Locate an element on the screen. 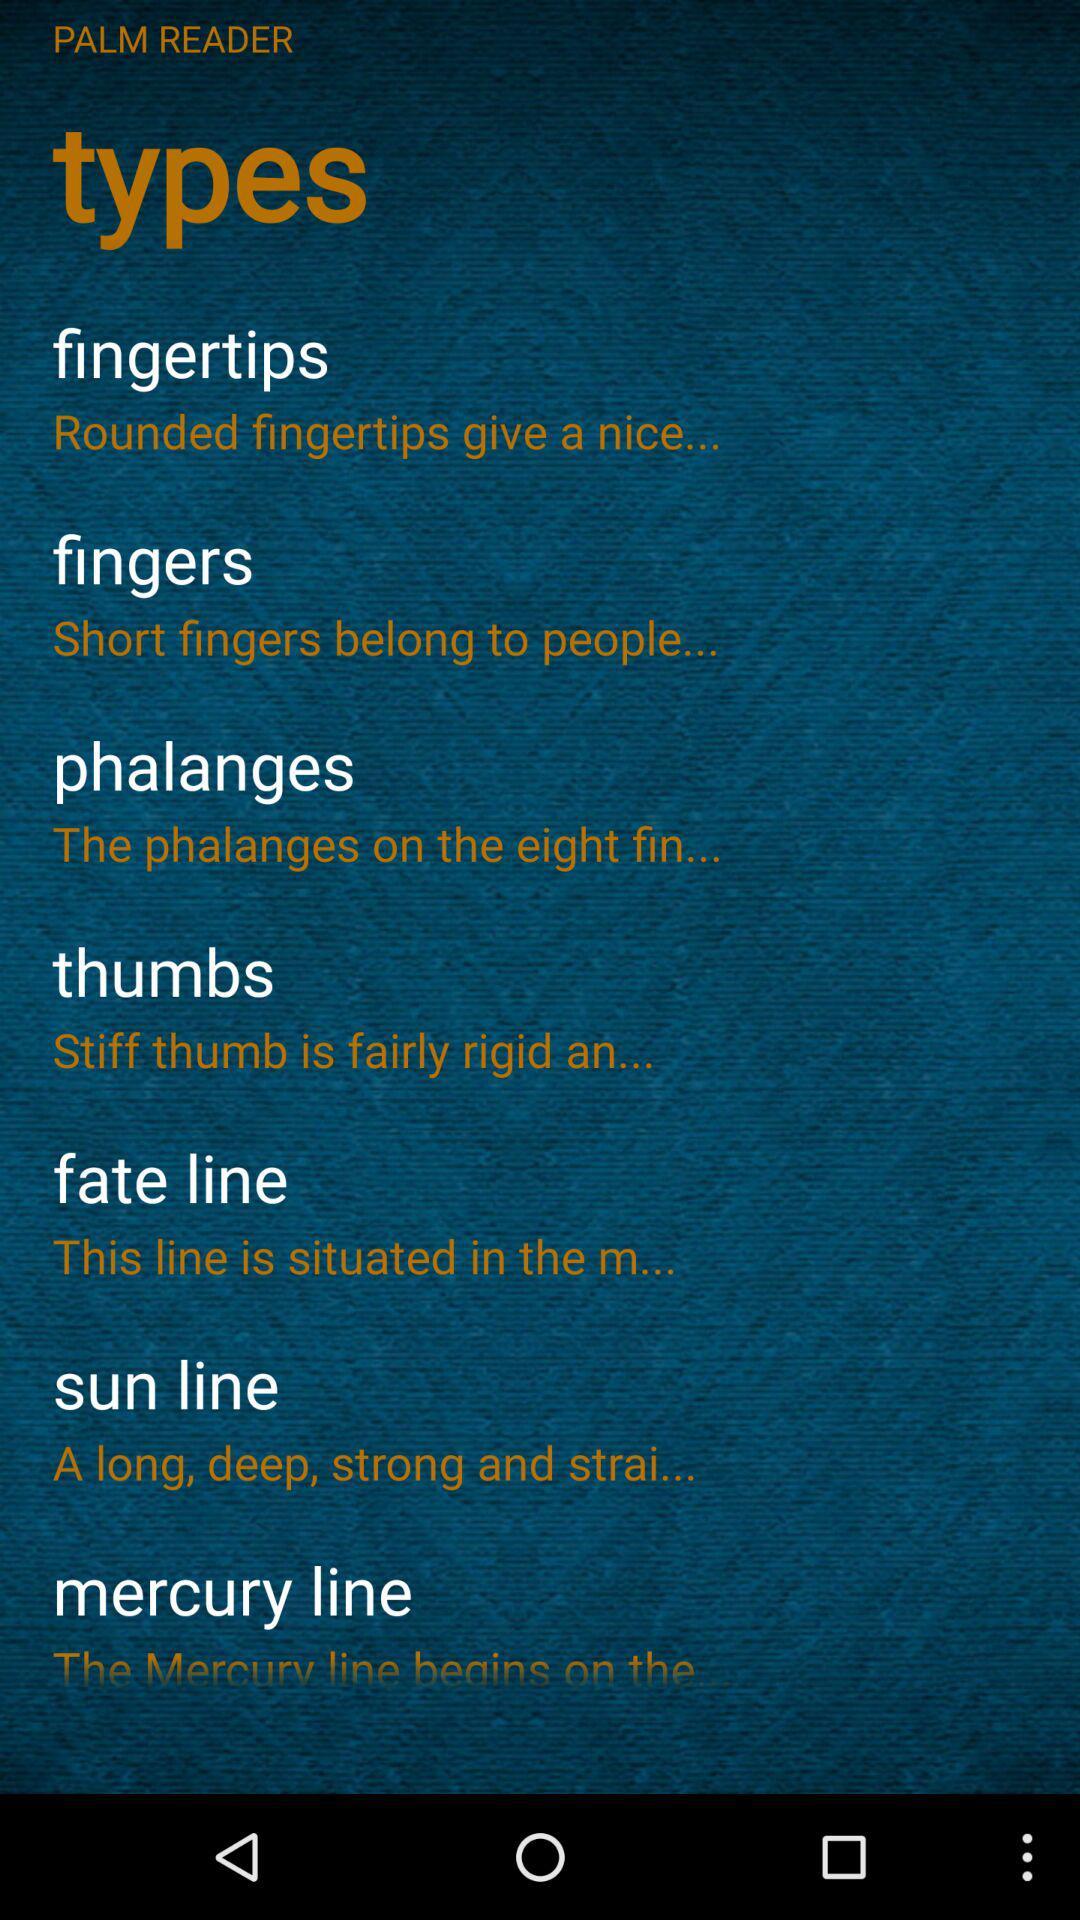 This screenshot has height=1920, width=1080. the fate line app is located at coordinates (540, 1178).